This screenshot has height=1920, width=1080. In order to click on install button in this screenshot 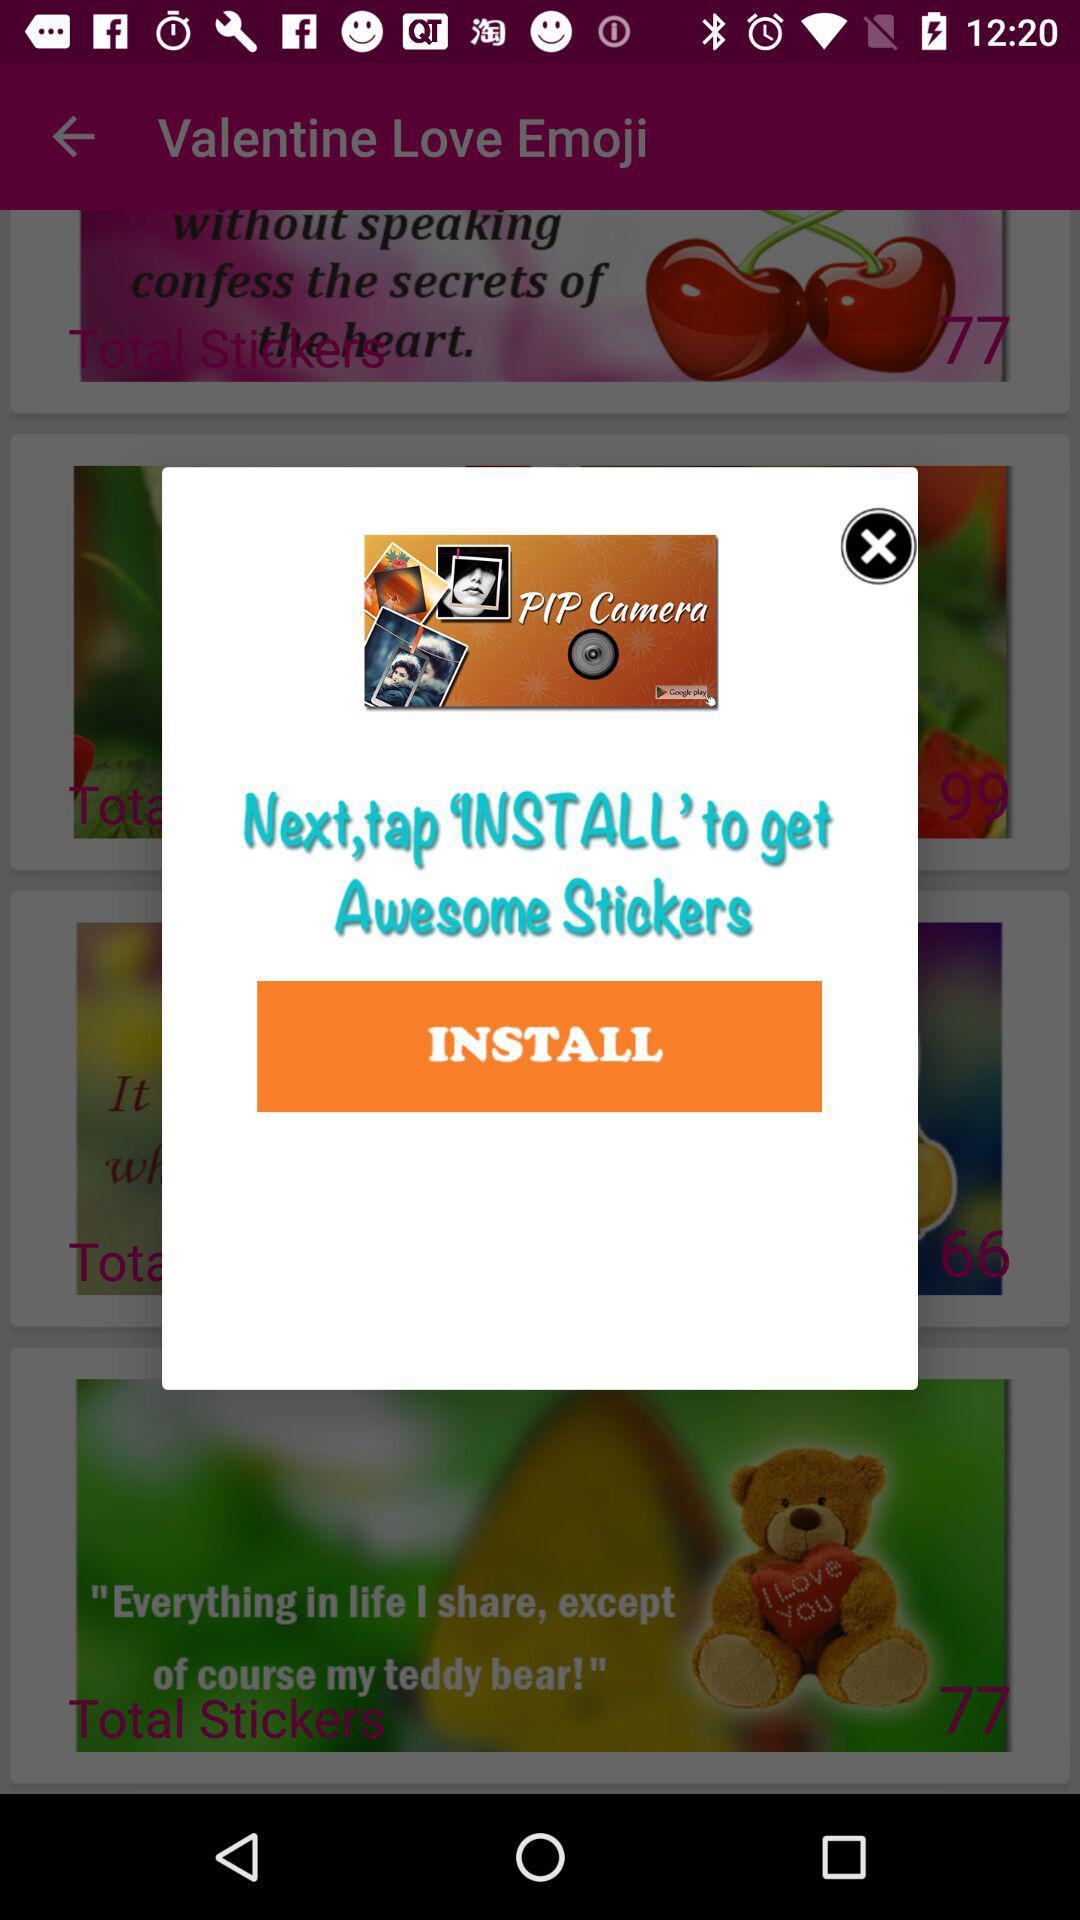, I will do `click(538, 1045)`.